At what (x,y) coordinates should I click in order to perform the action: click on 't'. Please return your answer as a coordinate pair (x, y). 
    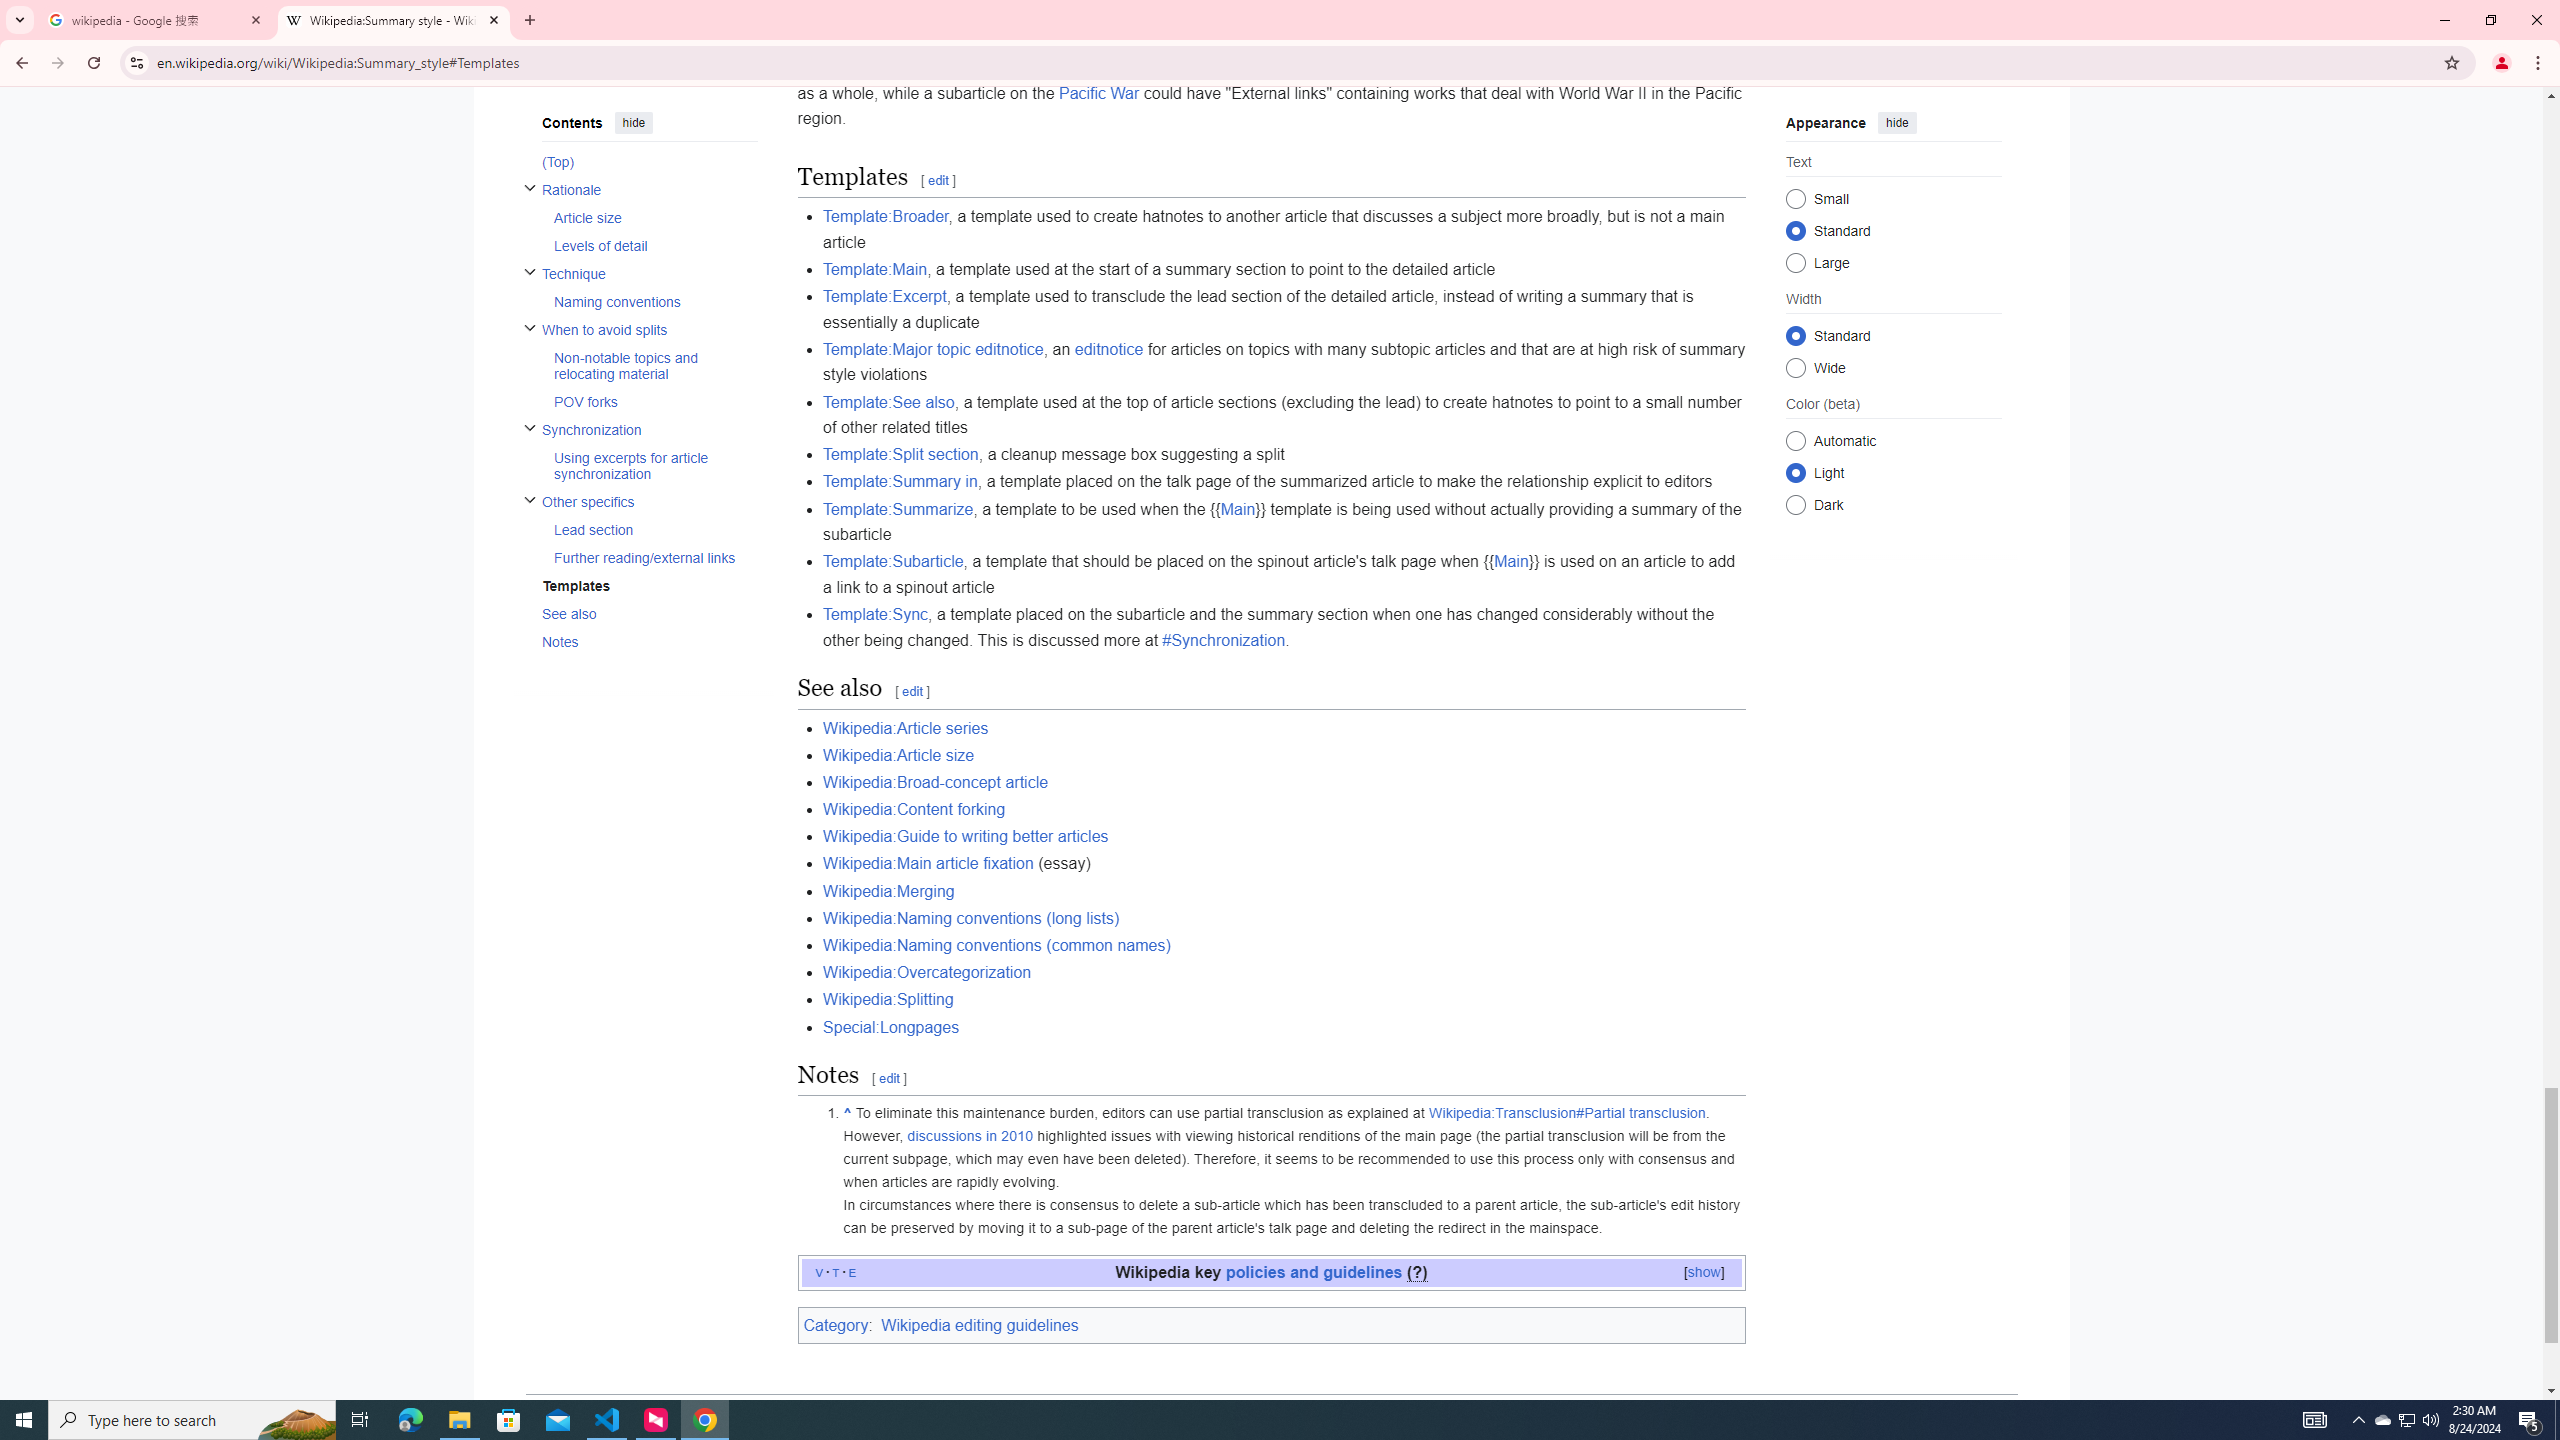
    Looking at the image, I should click on (835, 1271).